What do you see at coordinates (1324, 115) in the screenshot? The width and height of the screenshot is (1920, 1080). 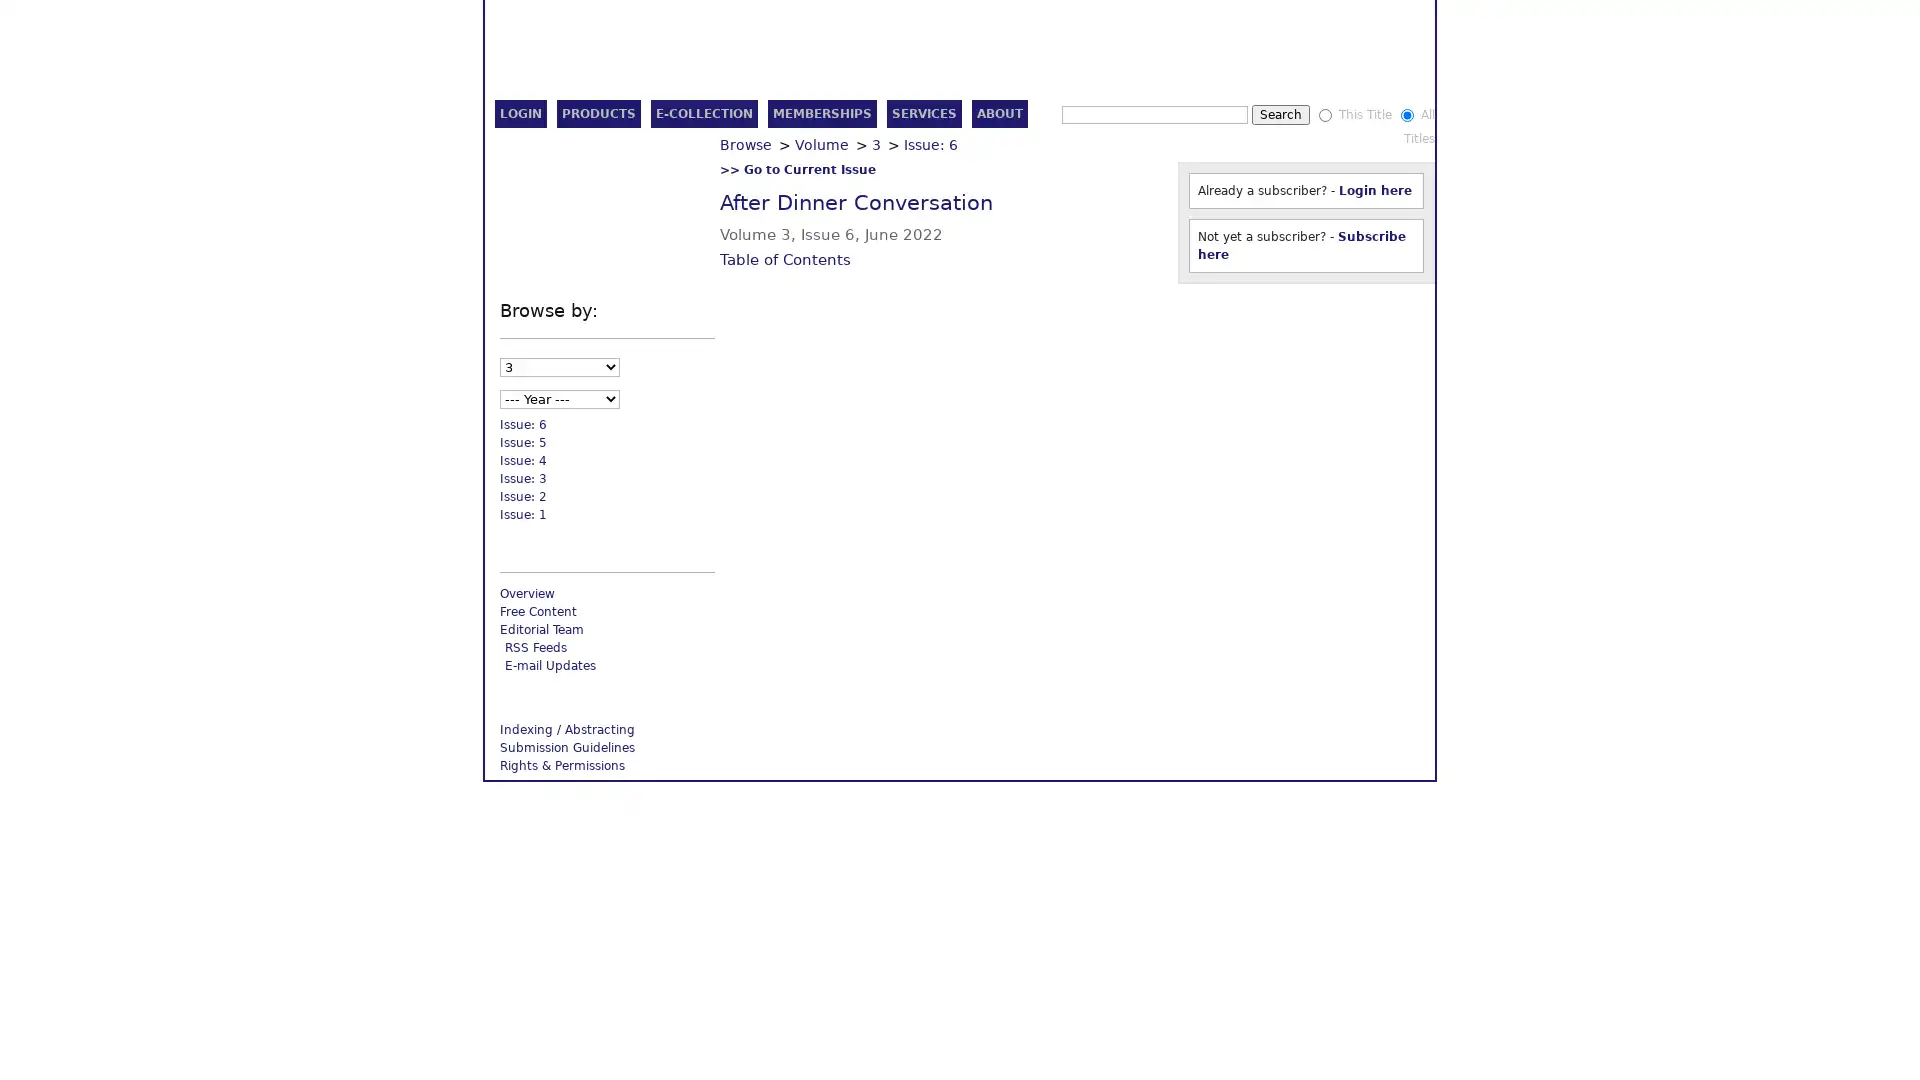 I see `Search` at bounding box center [1324, 115].